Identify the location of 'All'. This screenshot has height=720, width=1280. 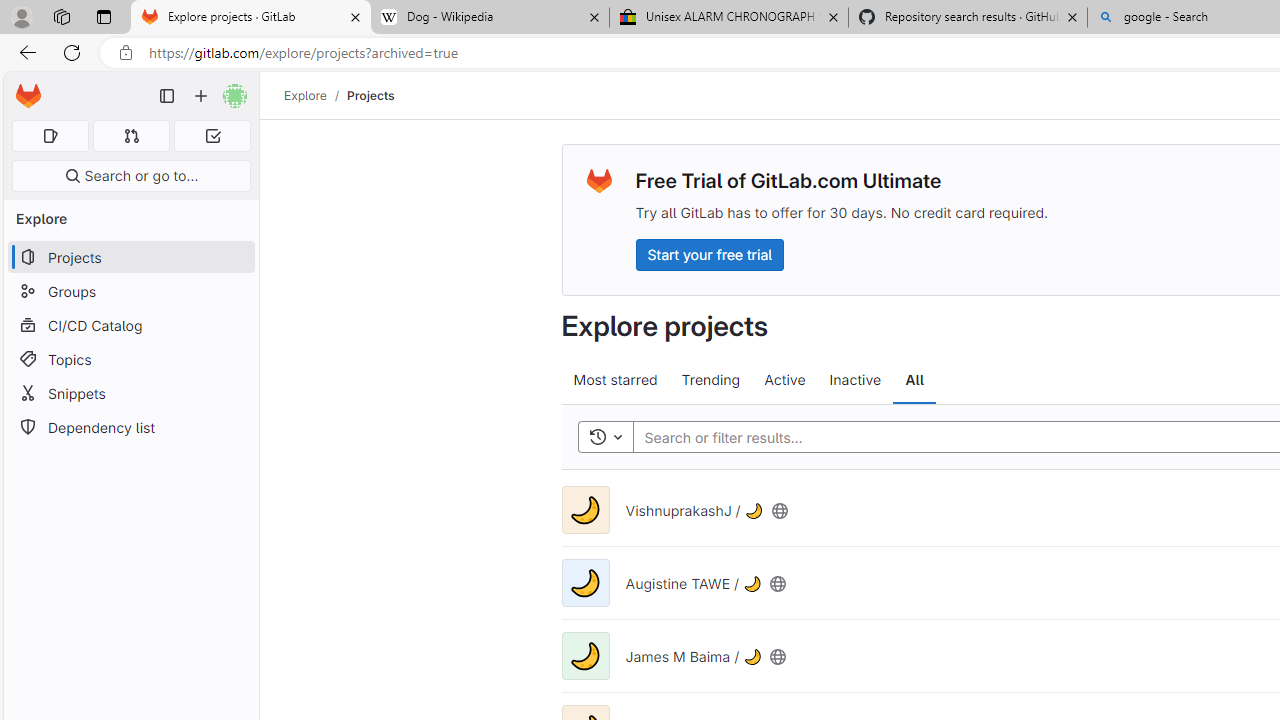
(913, 380).